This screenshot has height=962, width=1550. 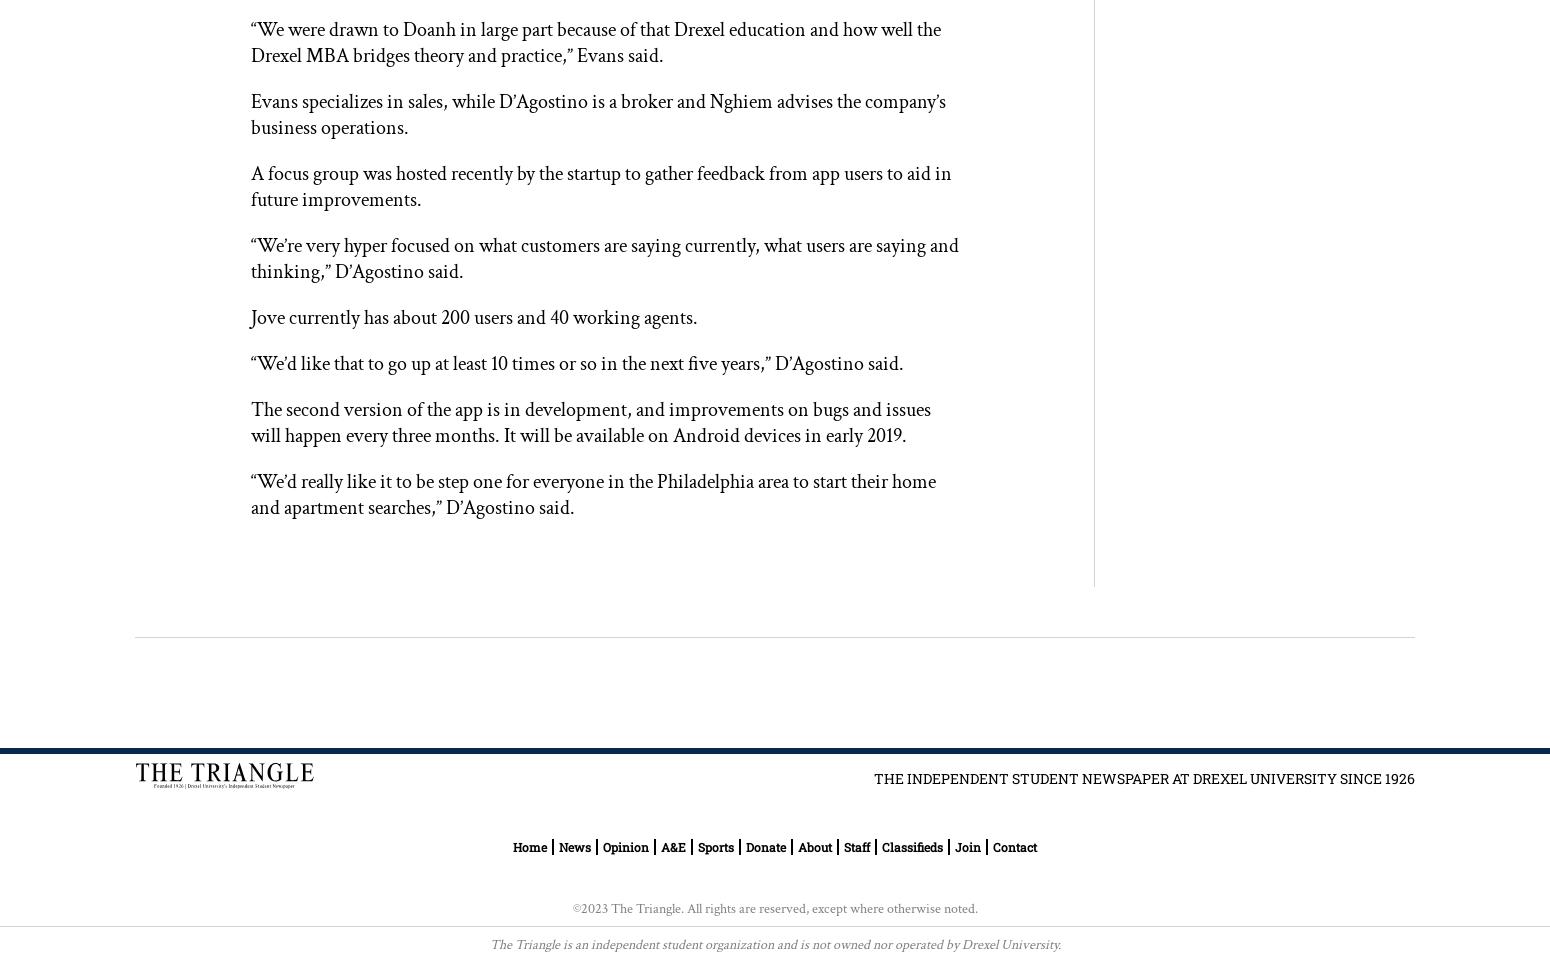 What do you see at coordinates (589, 421) in the screenshot?
I see `'The second version of the app is in development, and improvements on bugs and issues will happen every three months. It will be available on Android devices in early 2019.'` at bounding box center [589, 421].